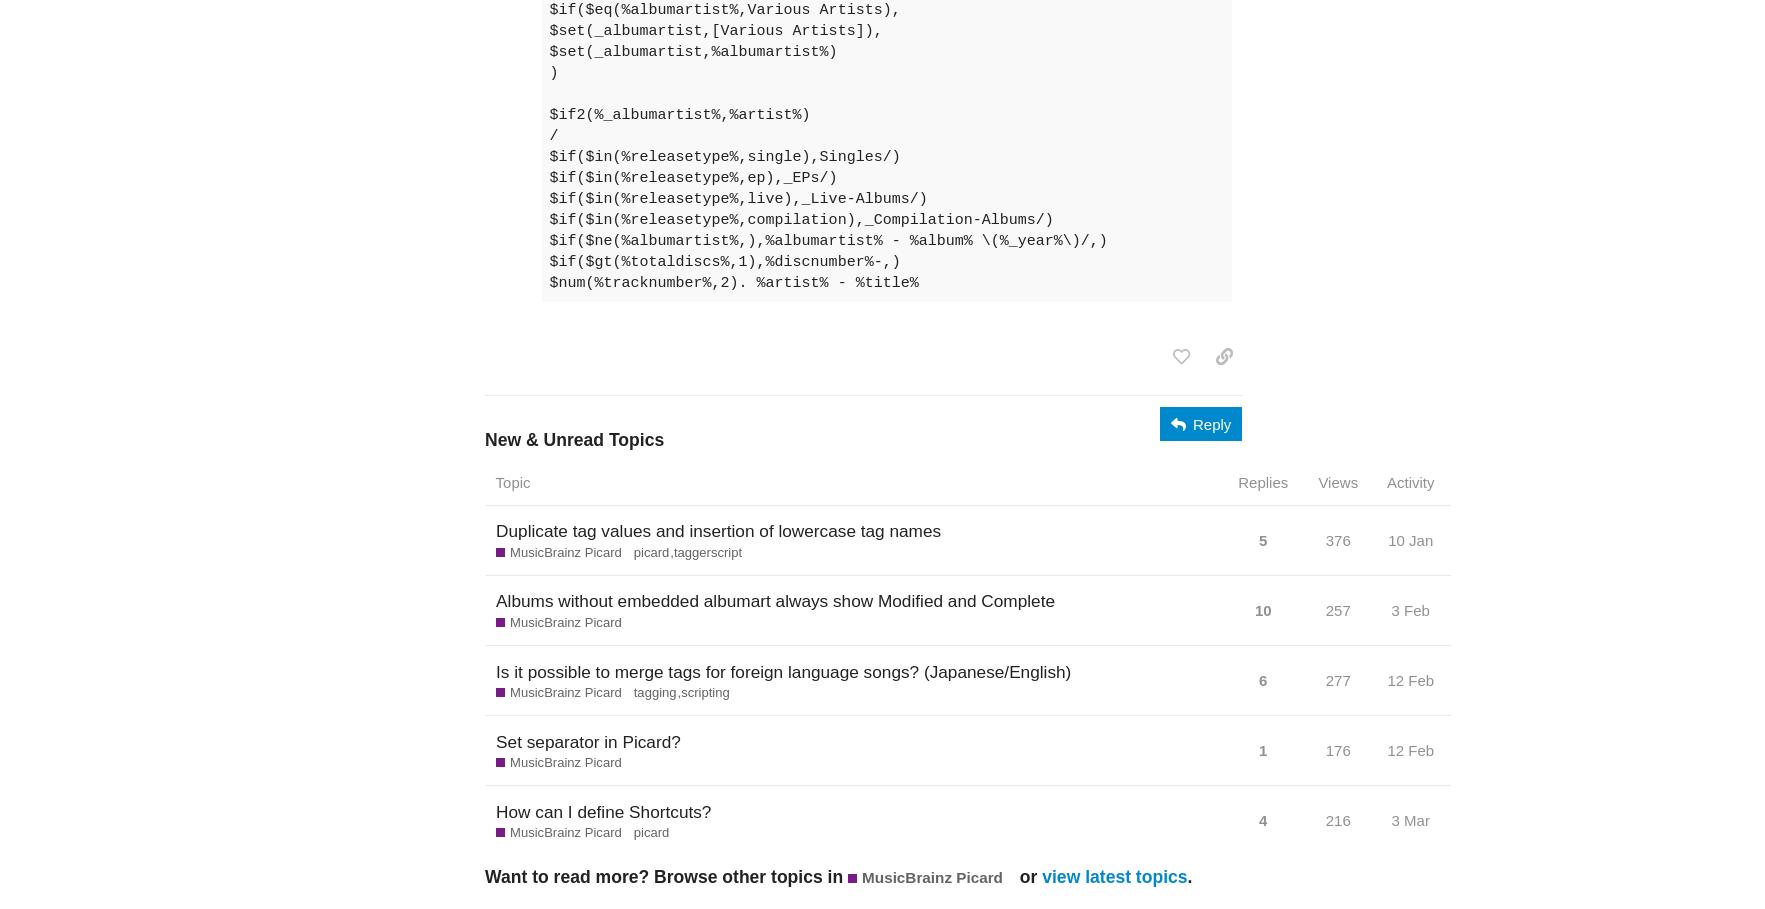 The width and height of the screenshot is (1765, 909). I want to click on 'Is it possible to merge tags for foreign language songs? (Japanese/English)', so click(782, 671).